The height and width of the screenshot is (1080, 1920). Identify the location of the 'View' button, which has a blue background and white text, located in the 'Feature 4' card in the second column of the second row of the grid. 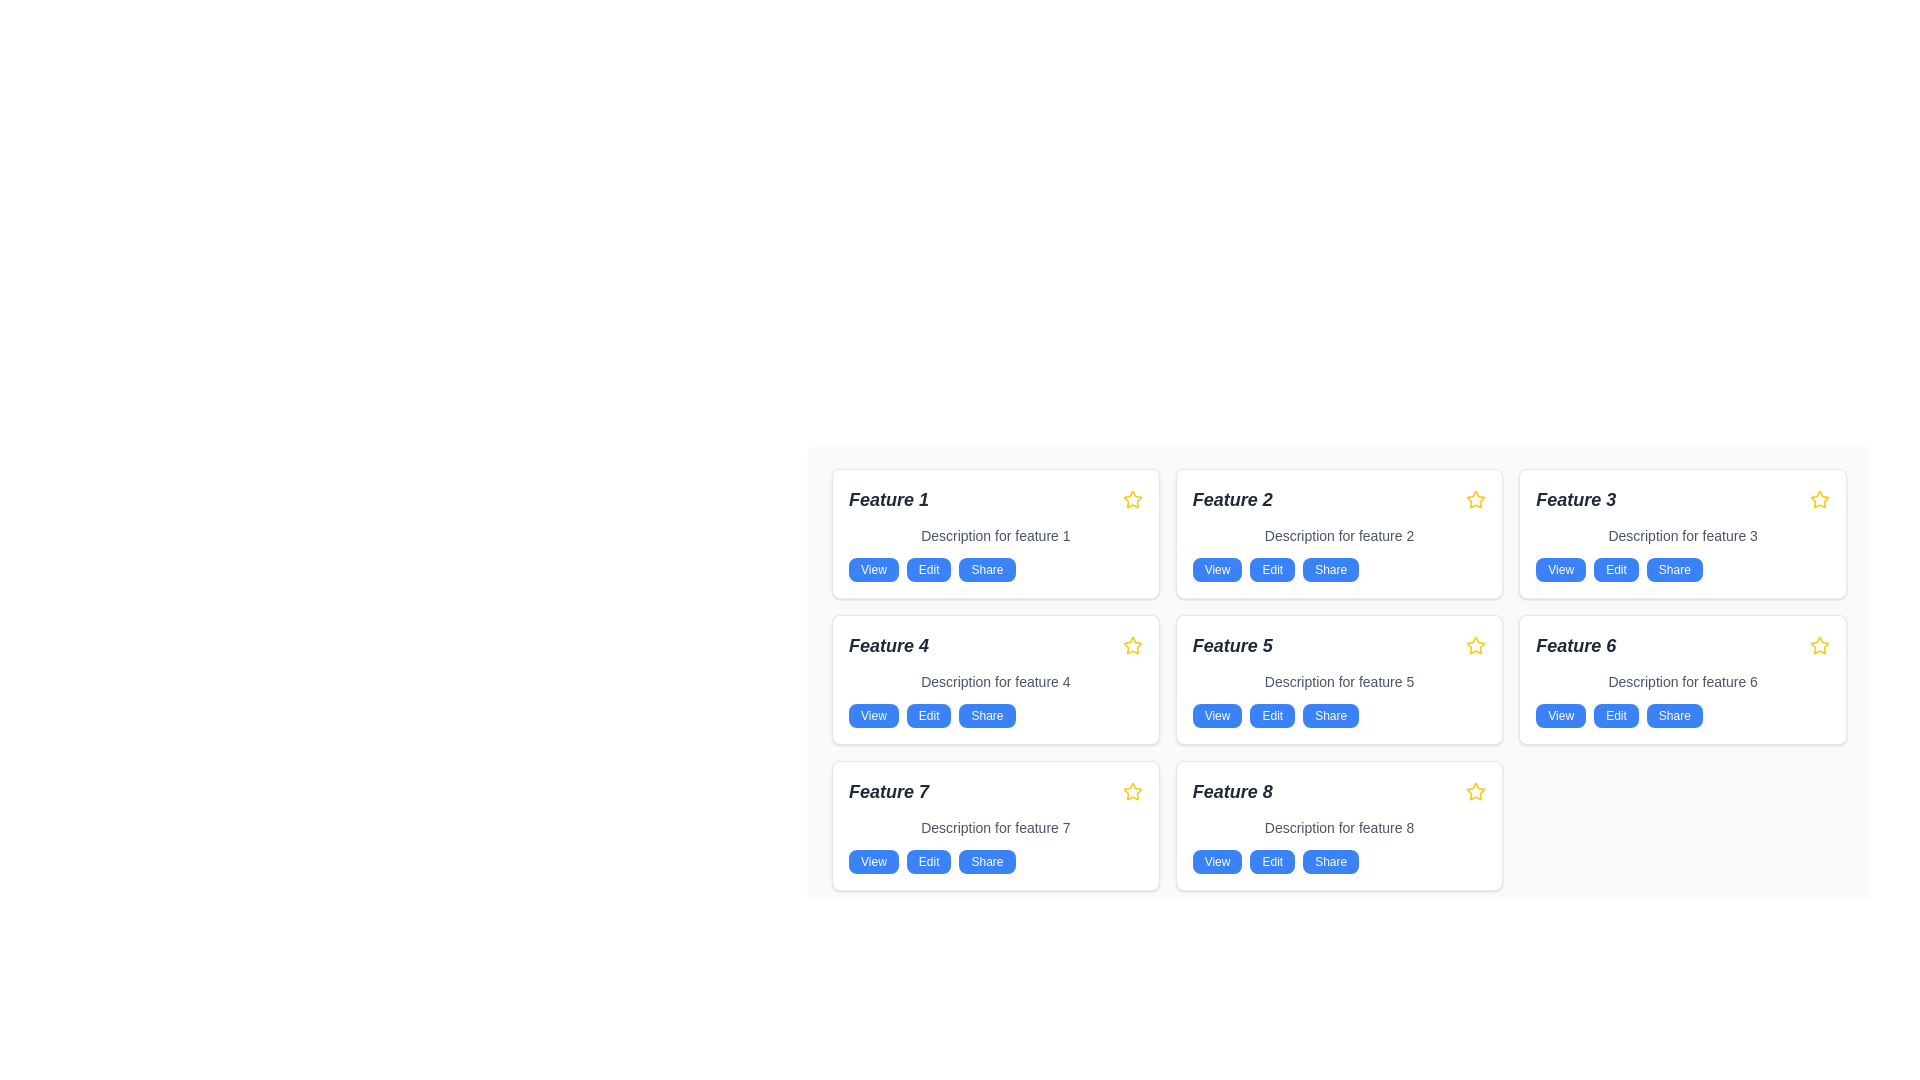
(873, 715).